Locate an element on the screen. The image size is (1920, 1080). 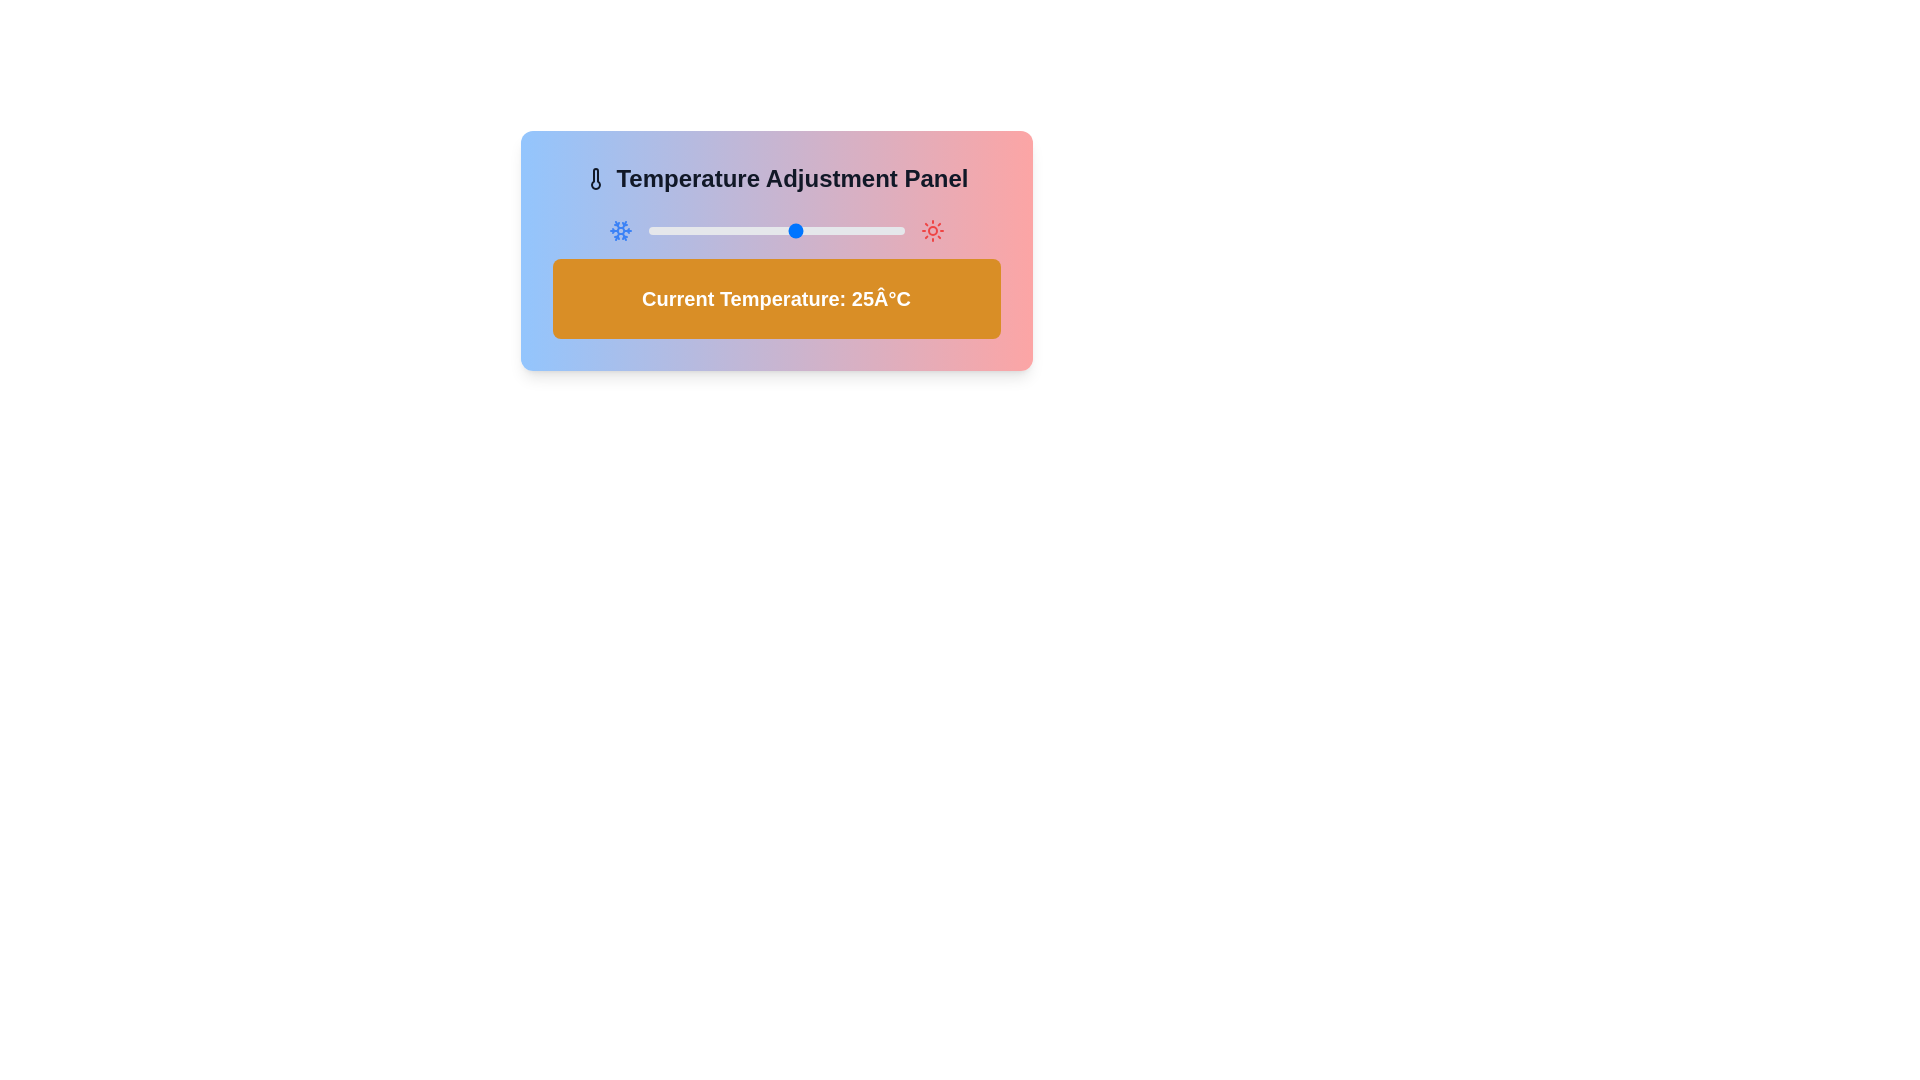
the temperature to 33°C using the slider is located at coordinates (831, 230).